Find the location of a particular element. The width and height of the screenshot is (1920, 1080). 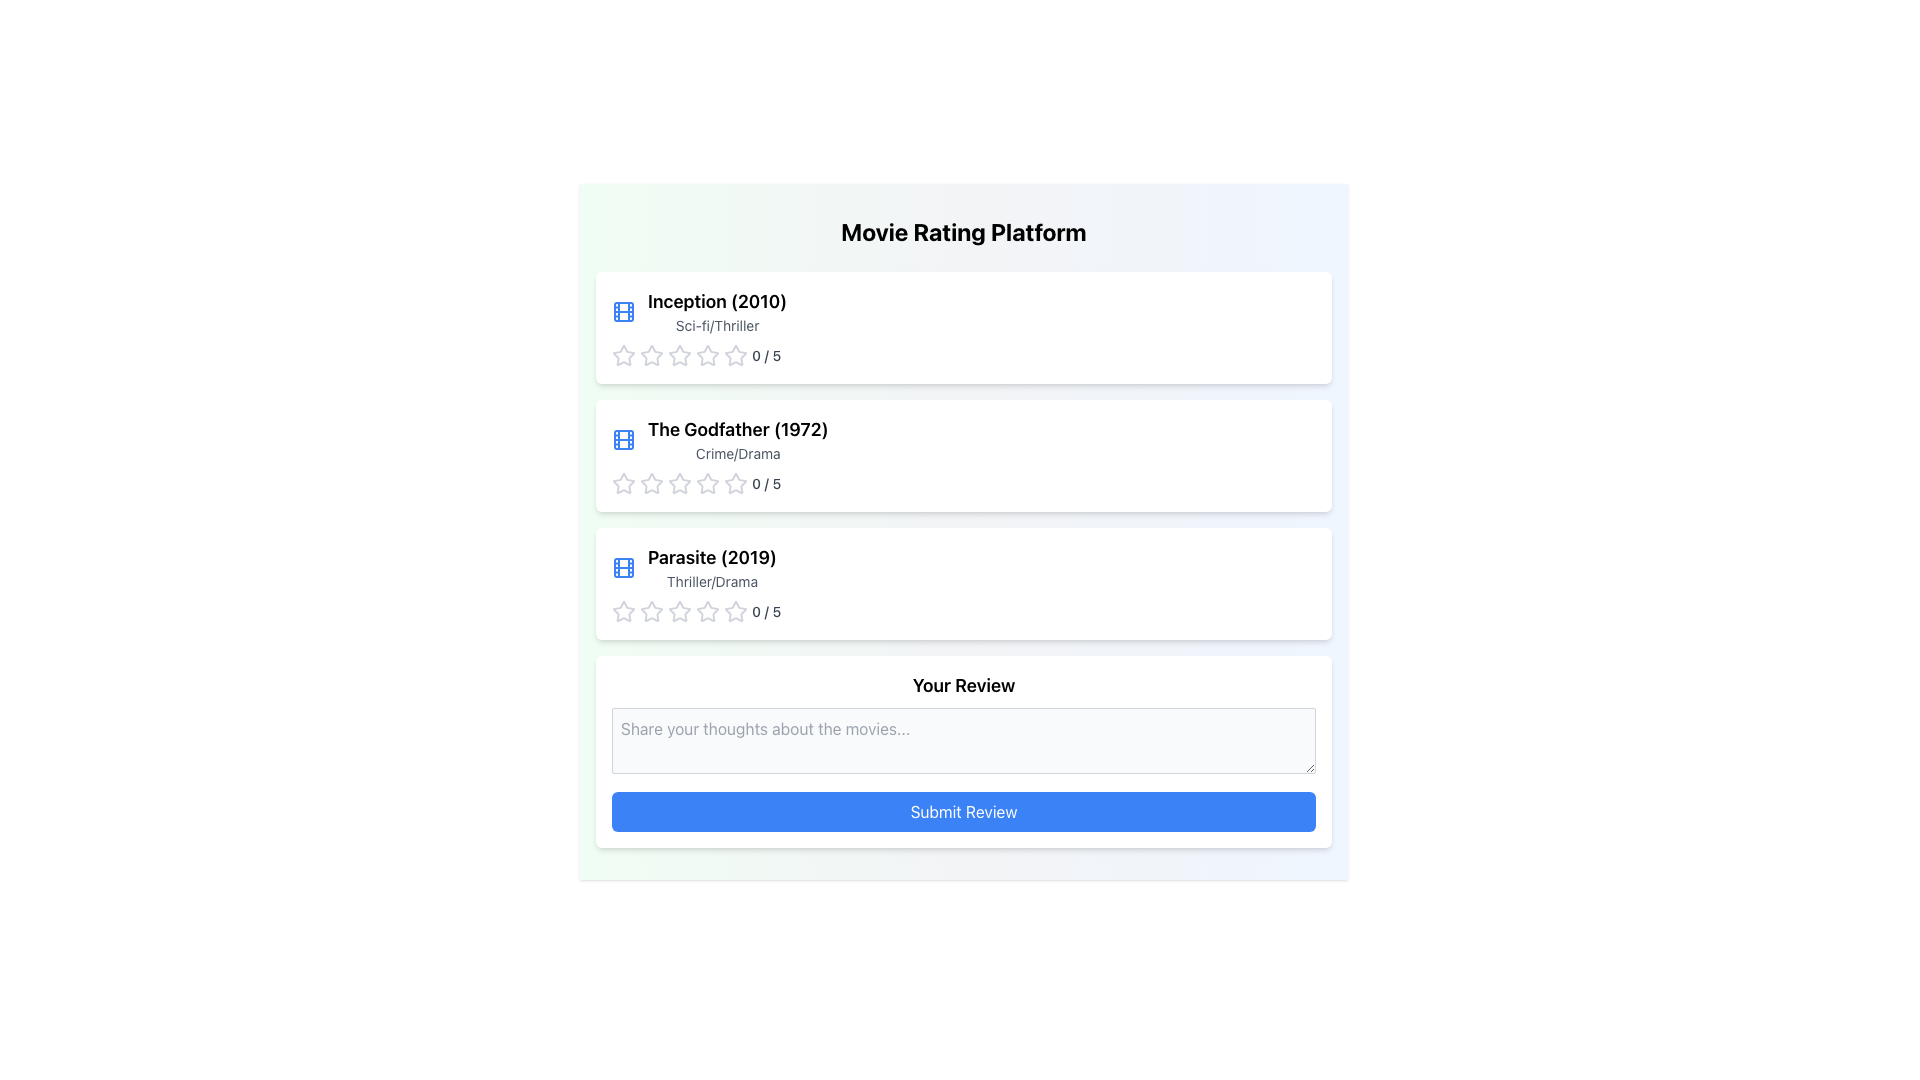

the fifth star icon in the rating section for the movie 'Inception (2010)', which allows users to give a 5-star rating is located at coordinates (734, 354).